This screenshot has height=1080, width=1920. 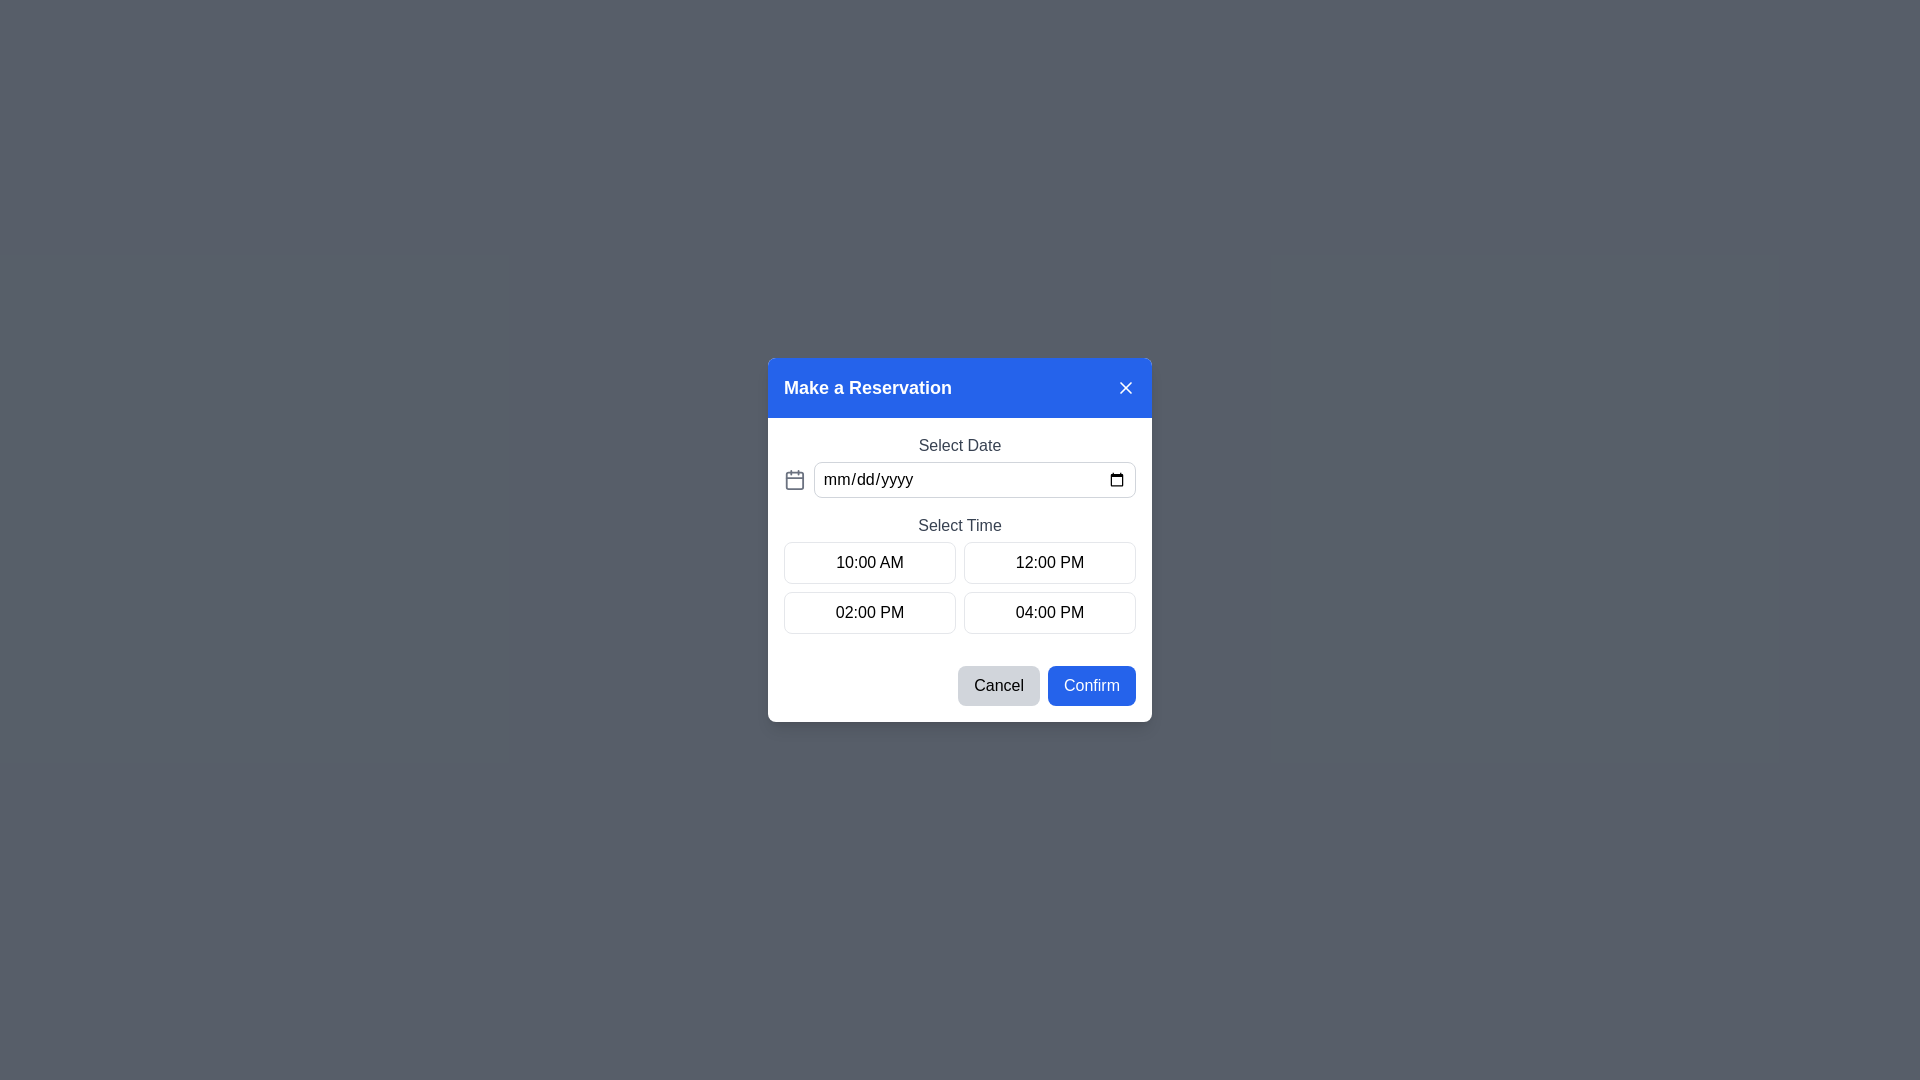 I want to click on the rectangular button with a white background and black text reading '02:00 PM', so click(x=869, y=612).